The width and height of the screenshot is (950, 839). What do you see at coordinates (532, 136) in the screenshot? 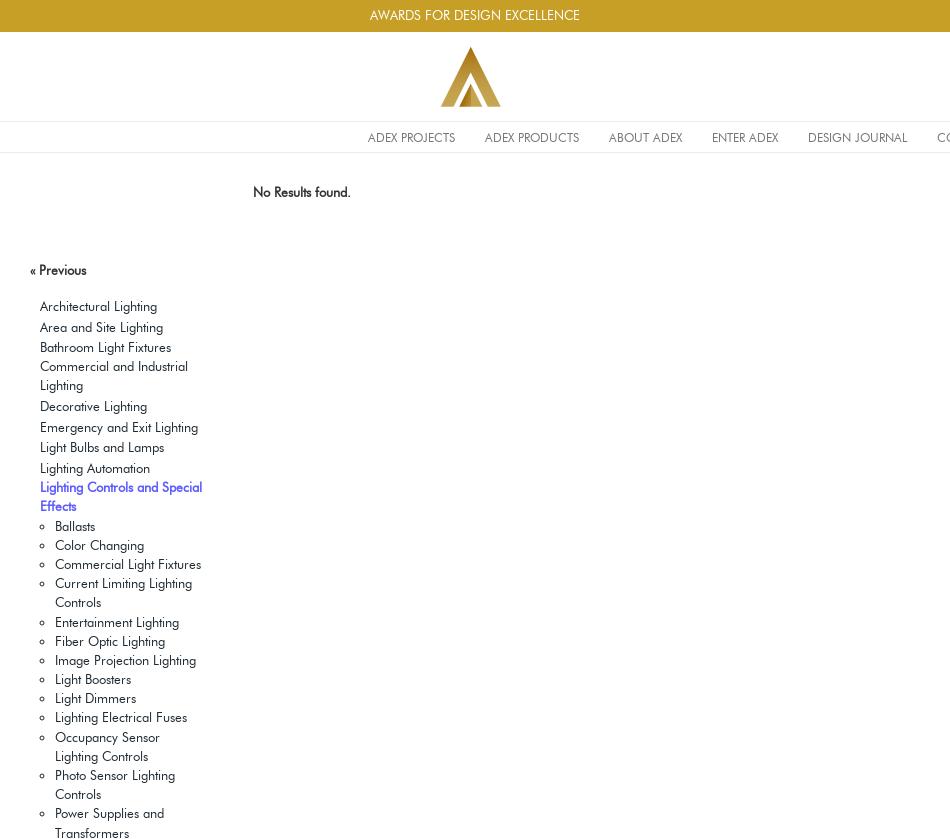
I see `'ADEX PRODUCTS'` at bounding box center [532, 136].